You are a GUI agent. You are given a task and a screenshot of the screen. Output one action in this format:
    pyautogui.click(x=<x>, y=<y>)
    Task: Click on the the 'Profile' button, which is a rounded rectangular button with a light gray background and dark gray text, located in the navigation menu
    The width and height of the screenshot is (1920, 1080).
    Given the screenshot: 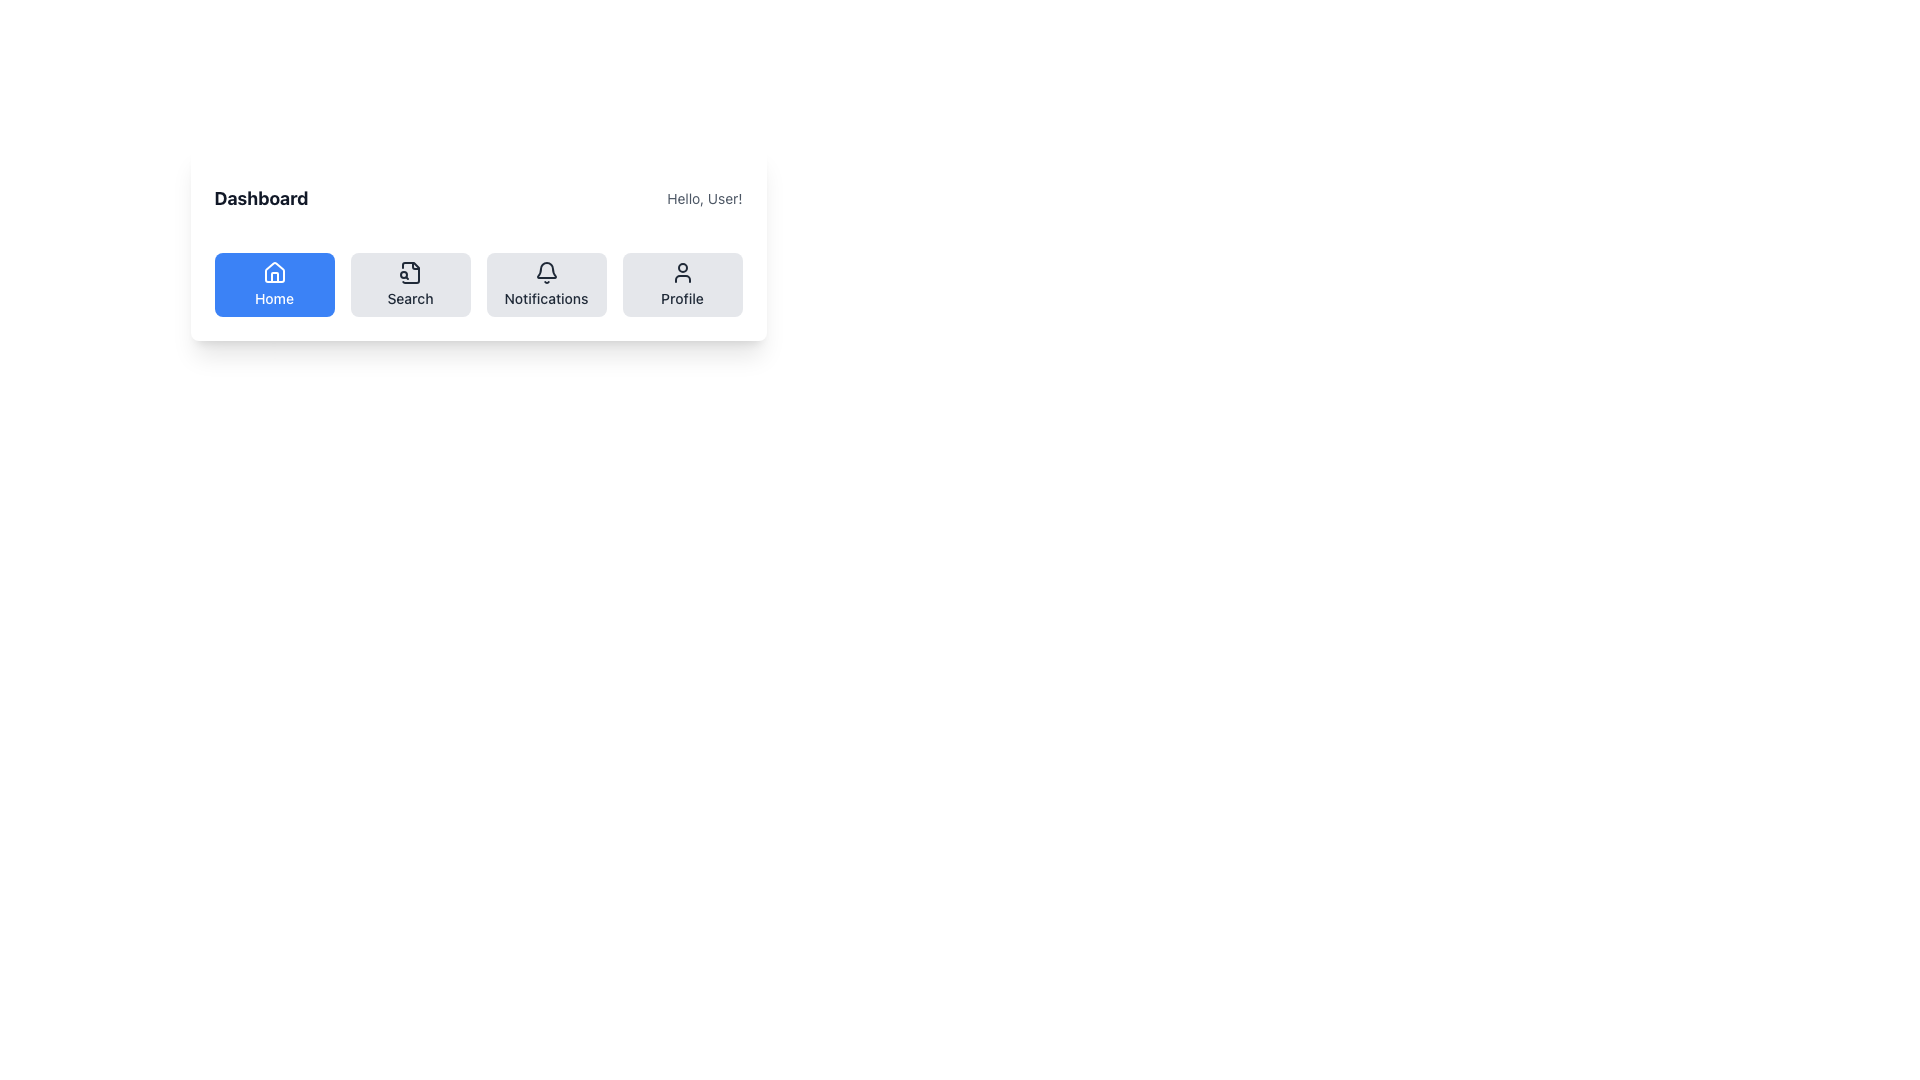 What is the action you would take?
    pyautogui.click(x=682, y=285)
    